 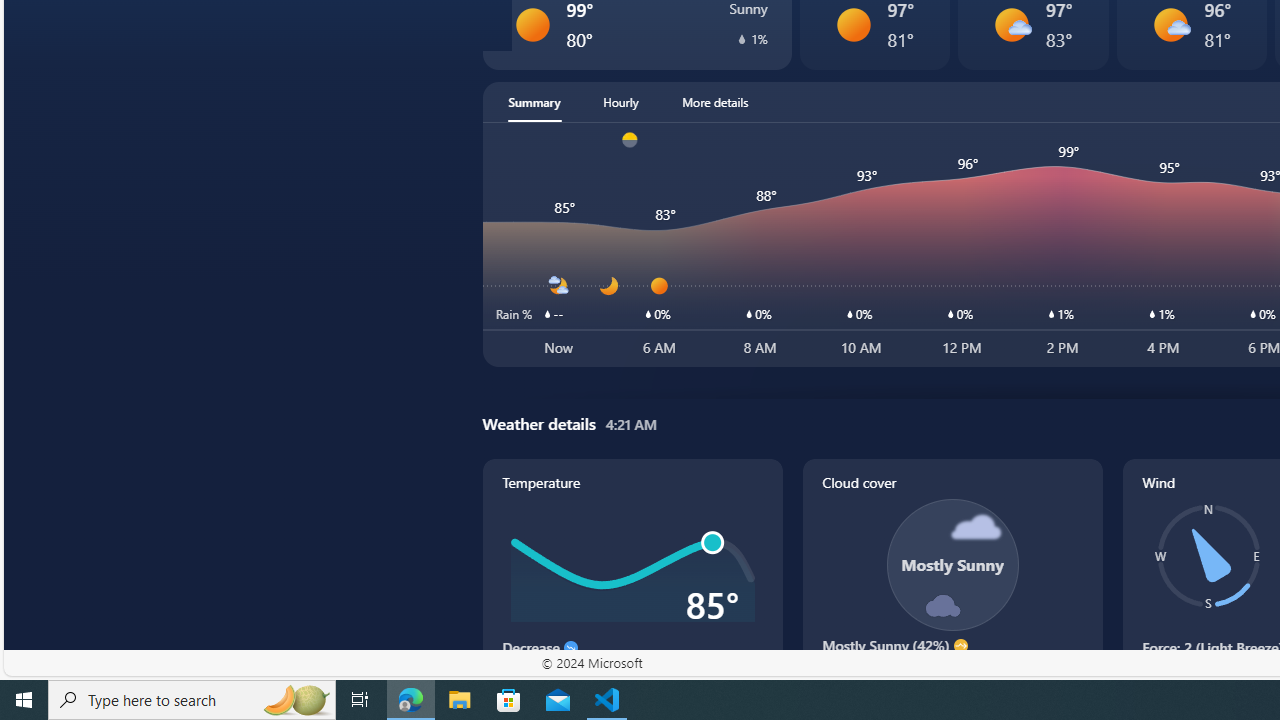 I want to click on 'Temperature', so click(x=631, y=584).